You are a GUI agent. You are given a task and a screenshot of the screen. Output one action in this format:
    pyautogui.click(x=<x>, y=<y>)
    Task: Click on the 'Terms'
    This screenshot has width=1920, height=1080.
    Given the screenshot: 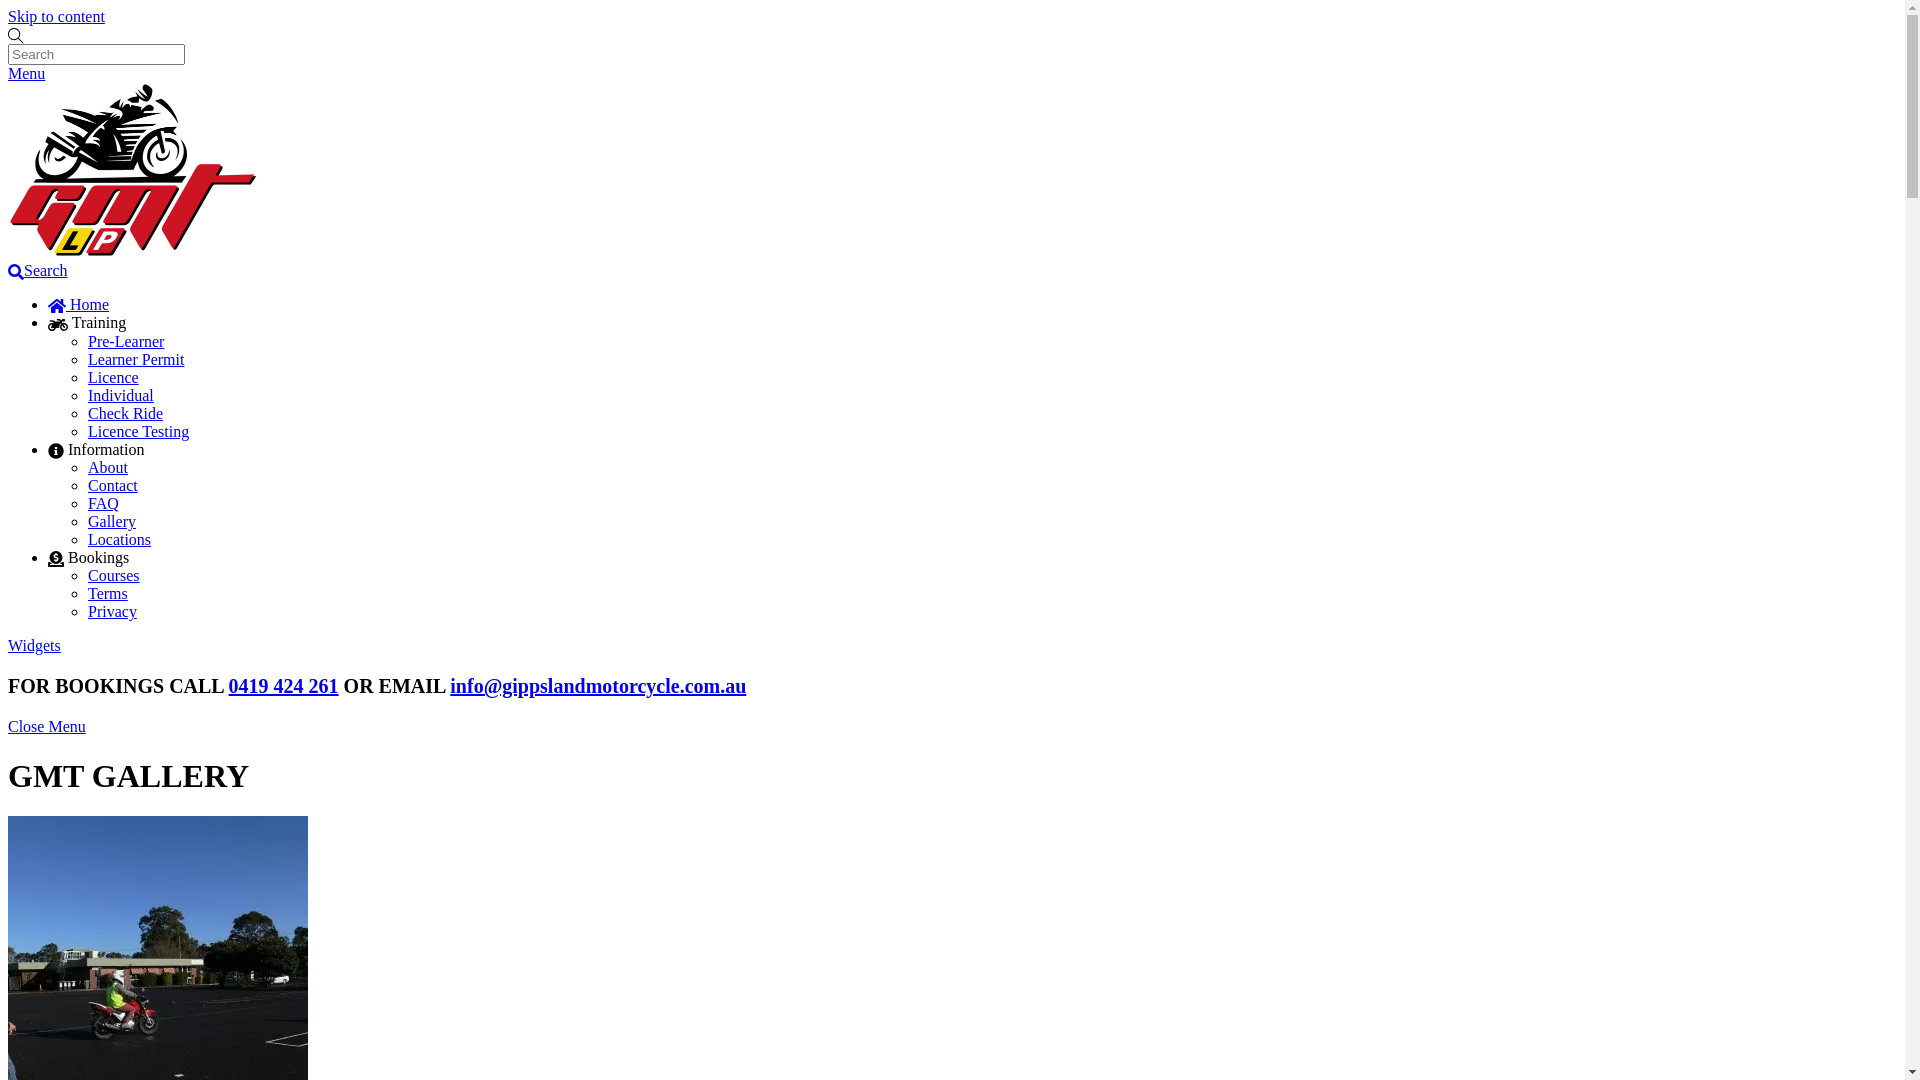 What is the action you would take?
    pyautogui.click(x=106, y=592)
    